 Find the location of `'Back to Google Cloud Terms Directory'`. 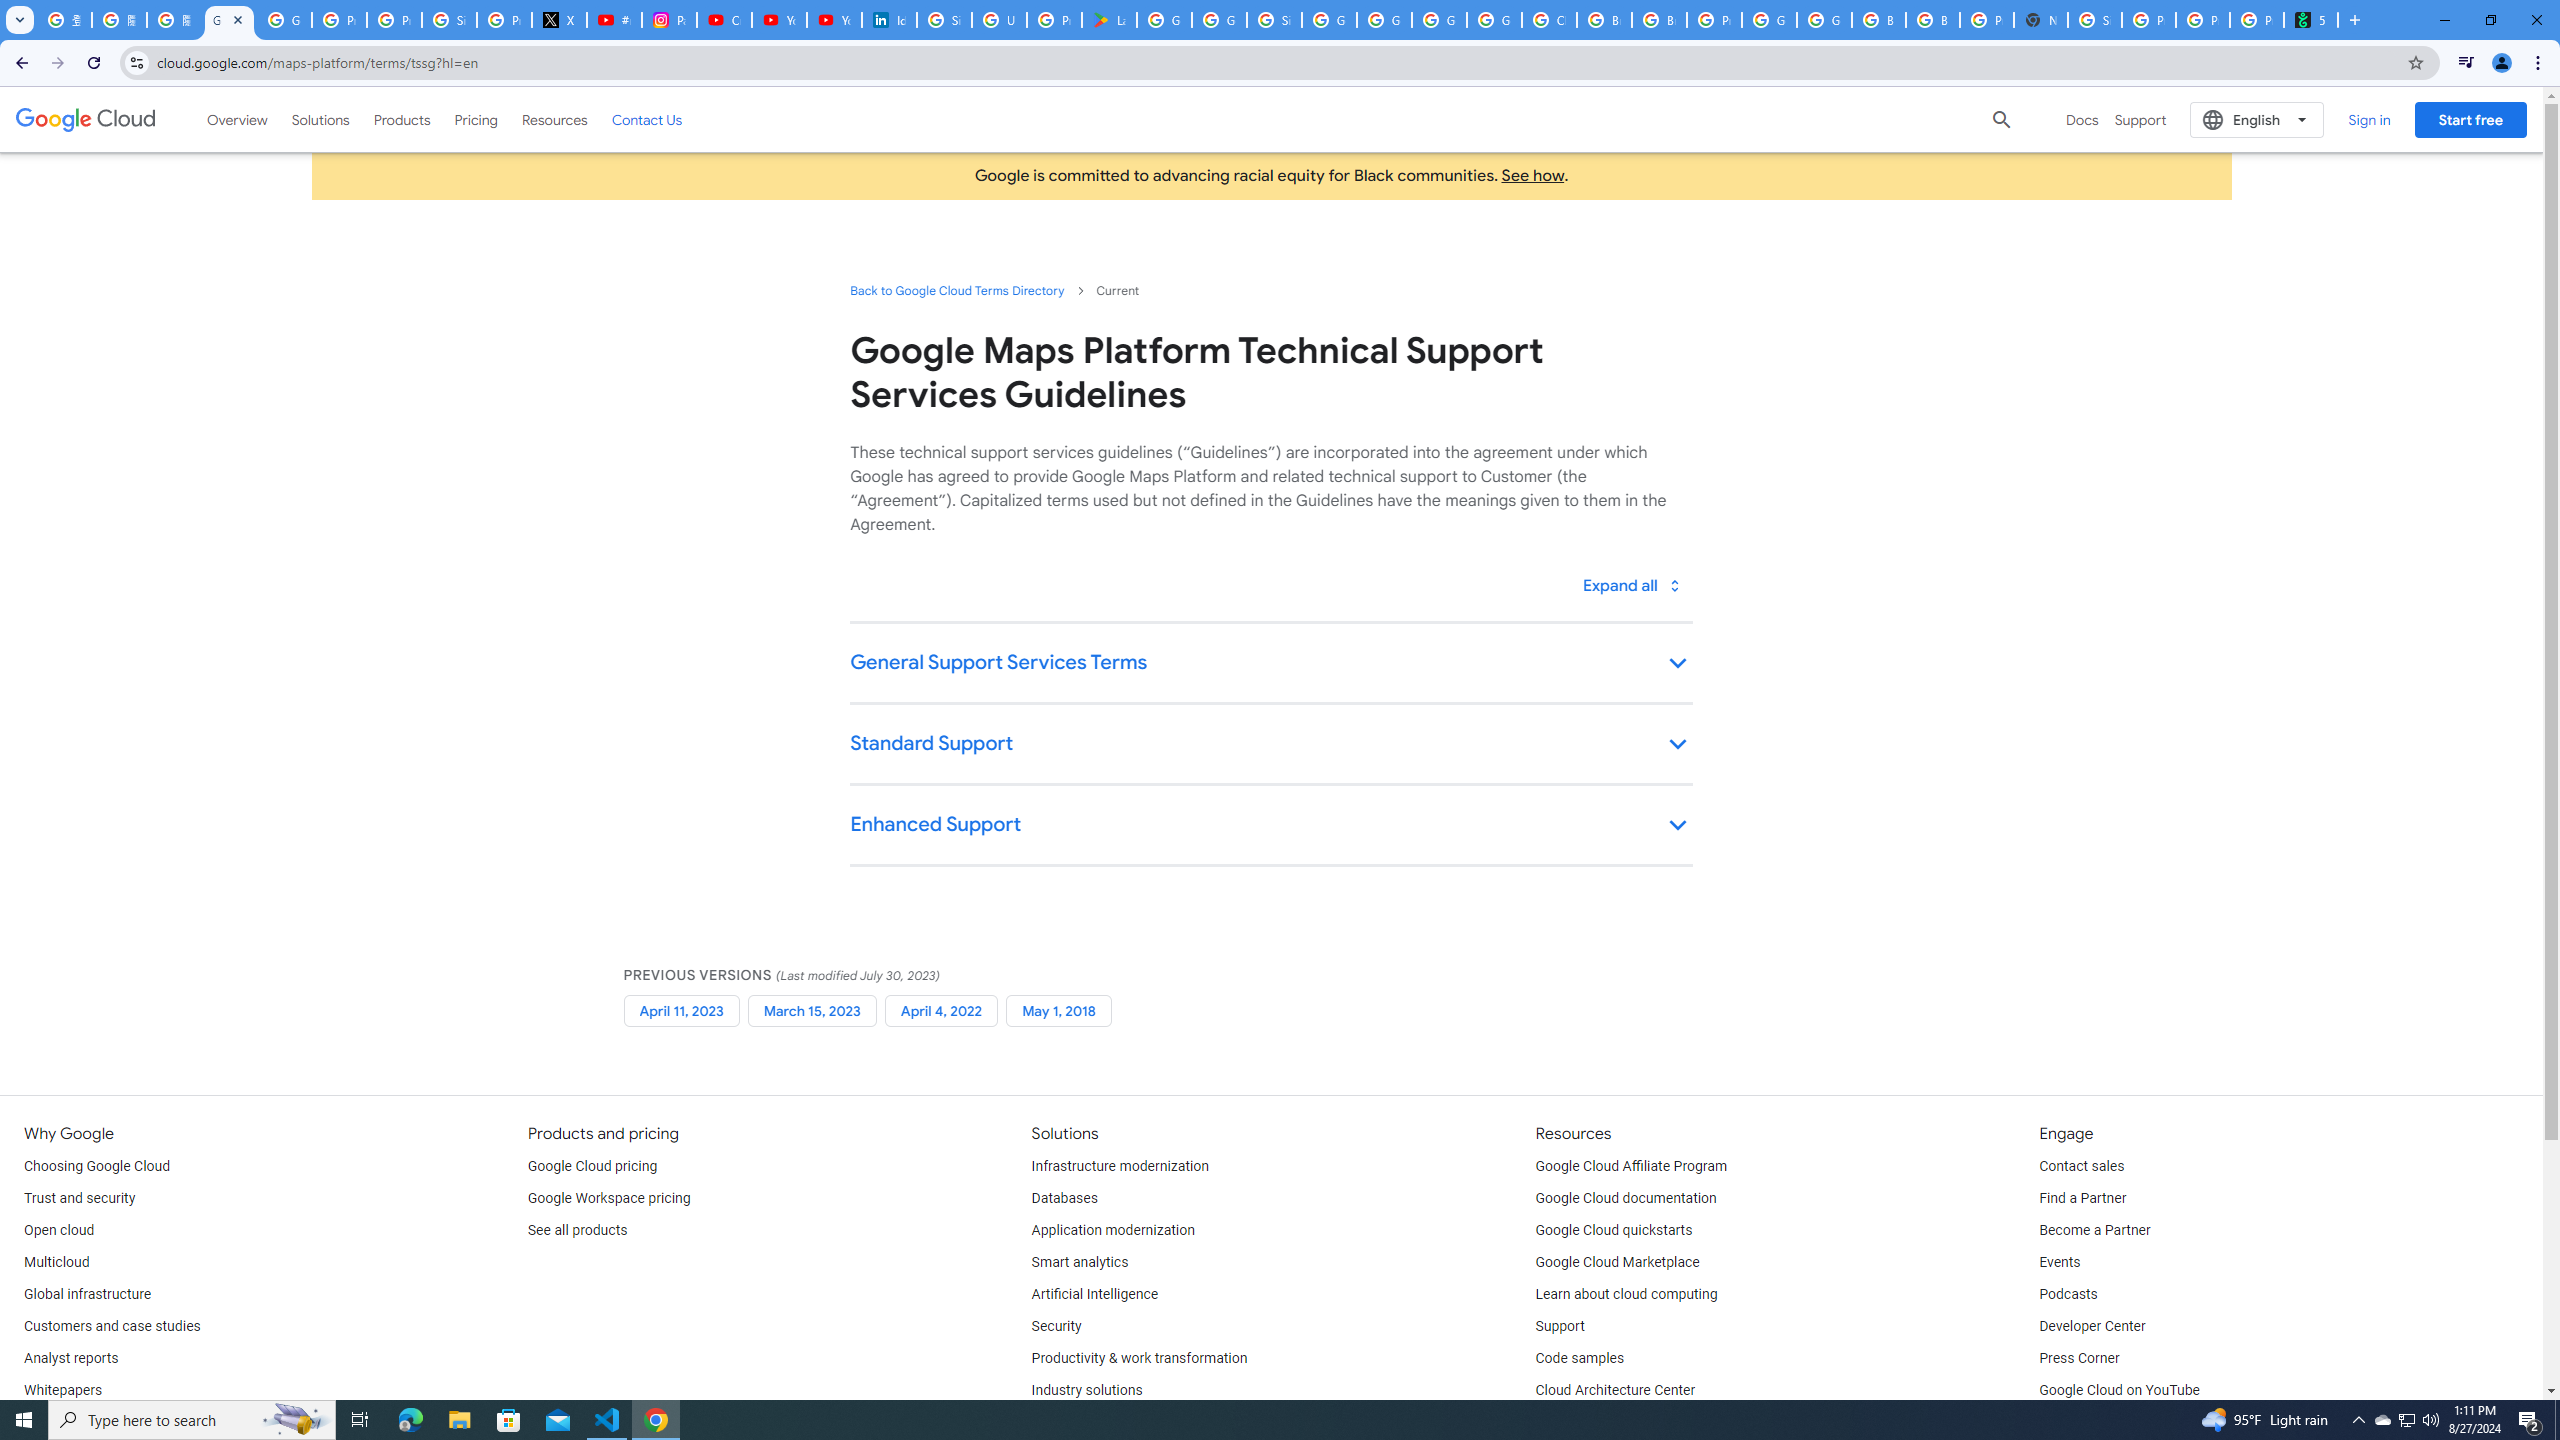

'Back to Google Cloud Terms Directory' is located at coordinates (957, 290).